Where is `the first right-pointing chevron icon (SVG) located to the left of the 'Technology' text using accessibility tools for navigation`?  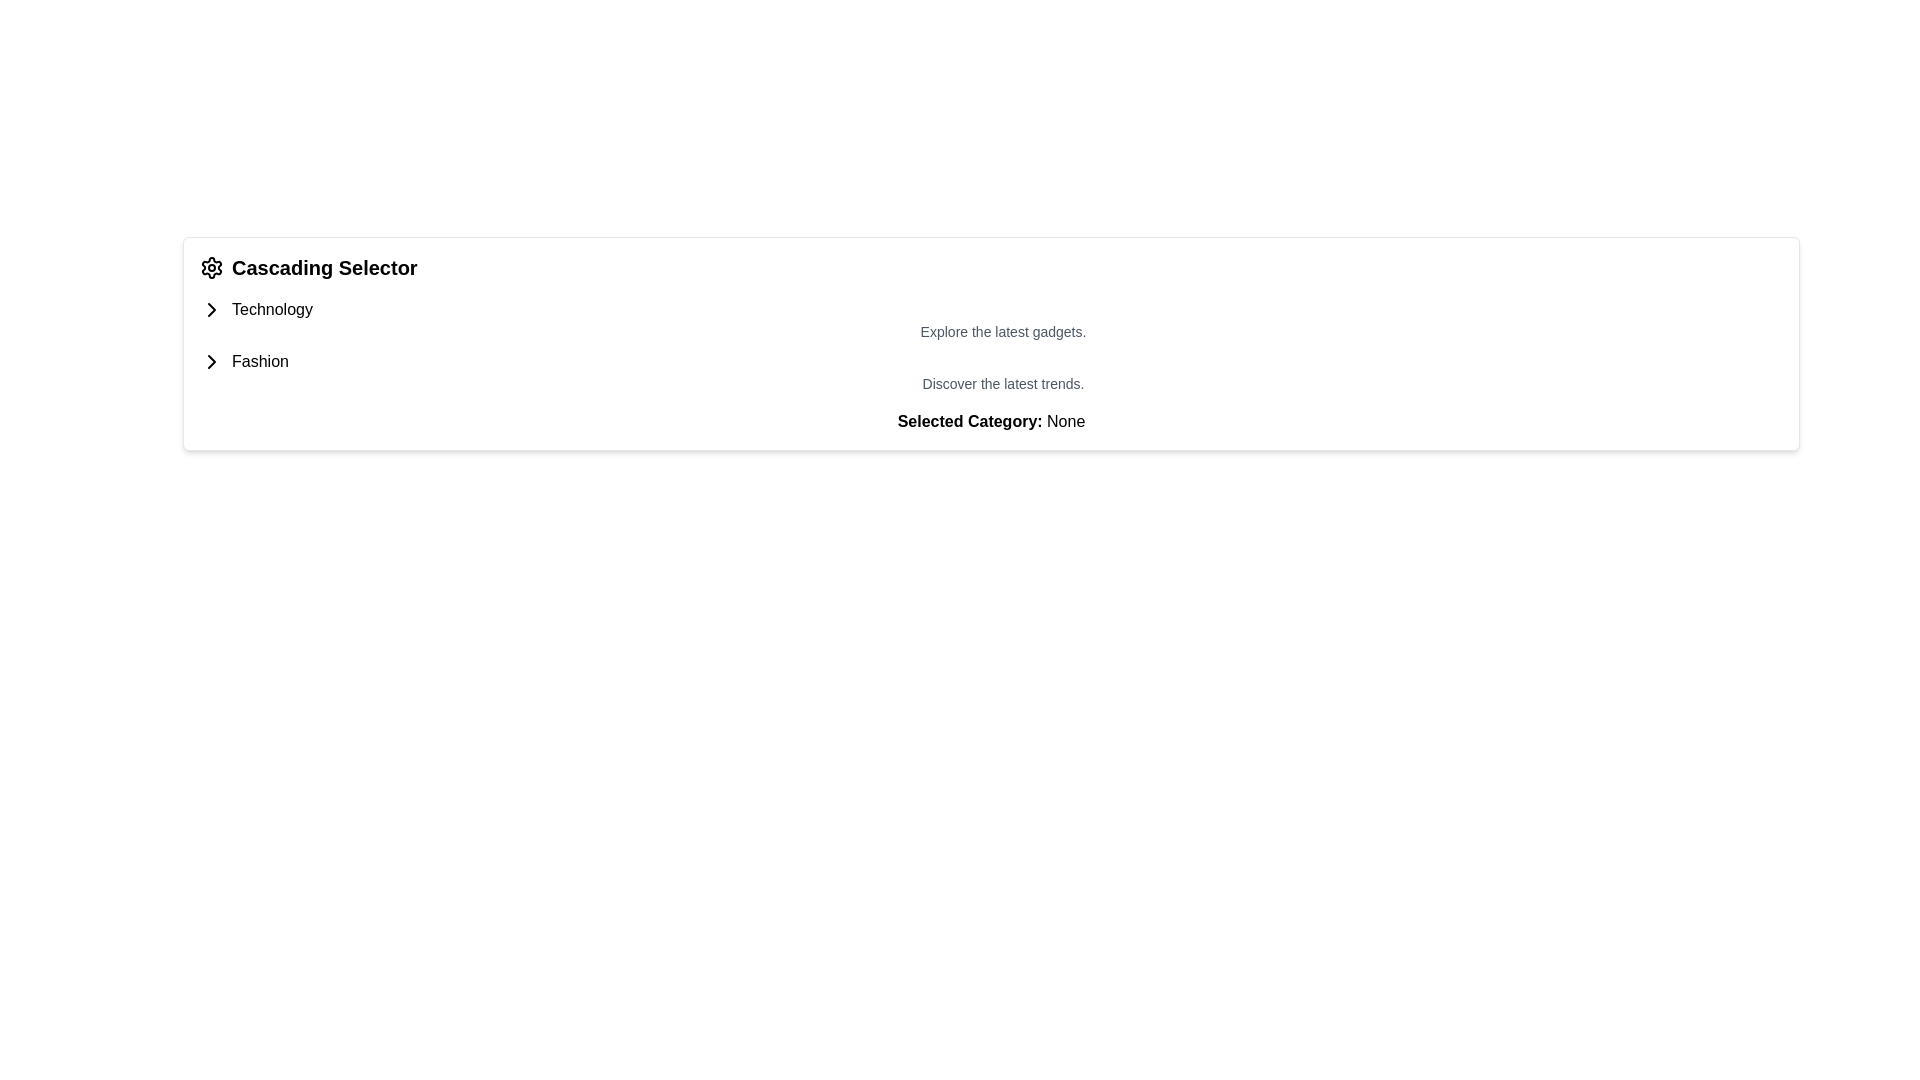
the first right-pointing chevron icon (SVG) located to the left of the 'Technology' text using accessibility tools for navigation is located at coordinates (211, 309).